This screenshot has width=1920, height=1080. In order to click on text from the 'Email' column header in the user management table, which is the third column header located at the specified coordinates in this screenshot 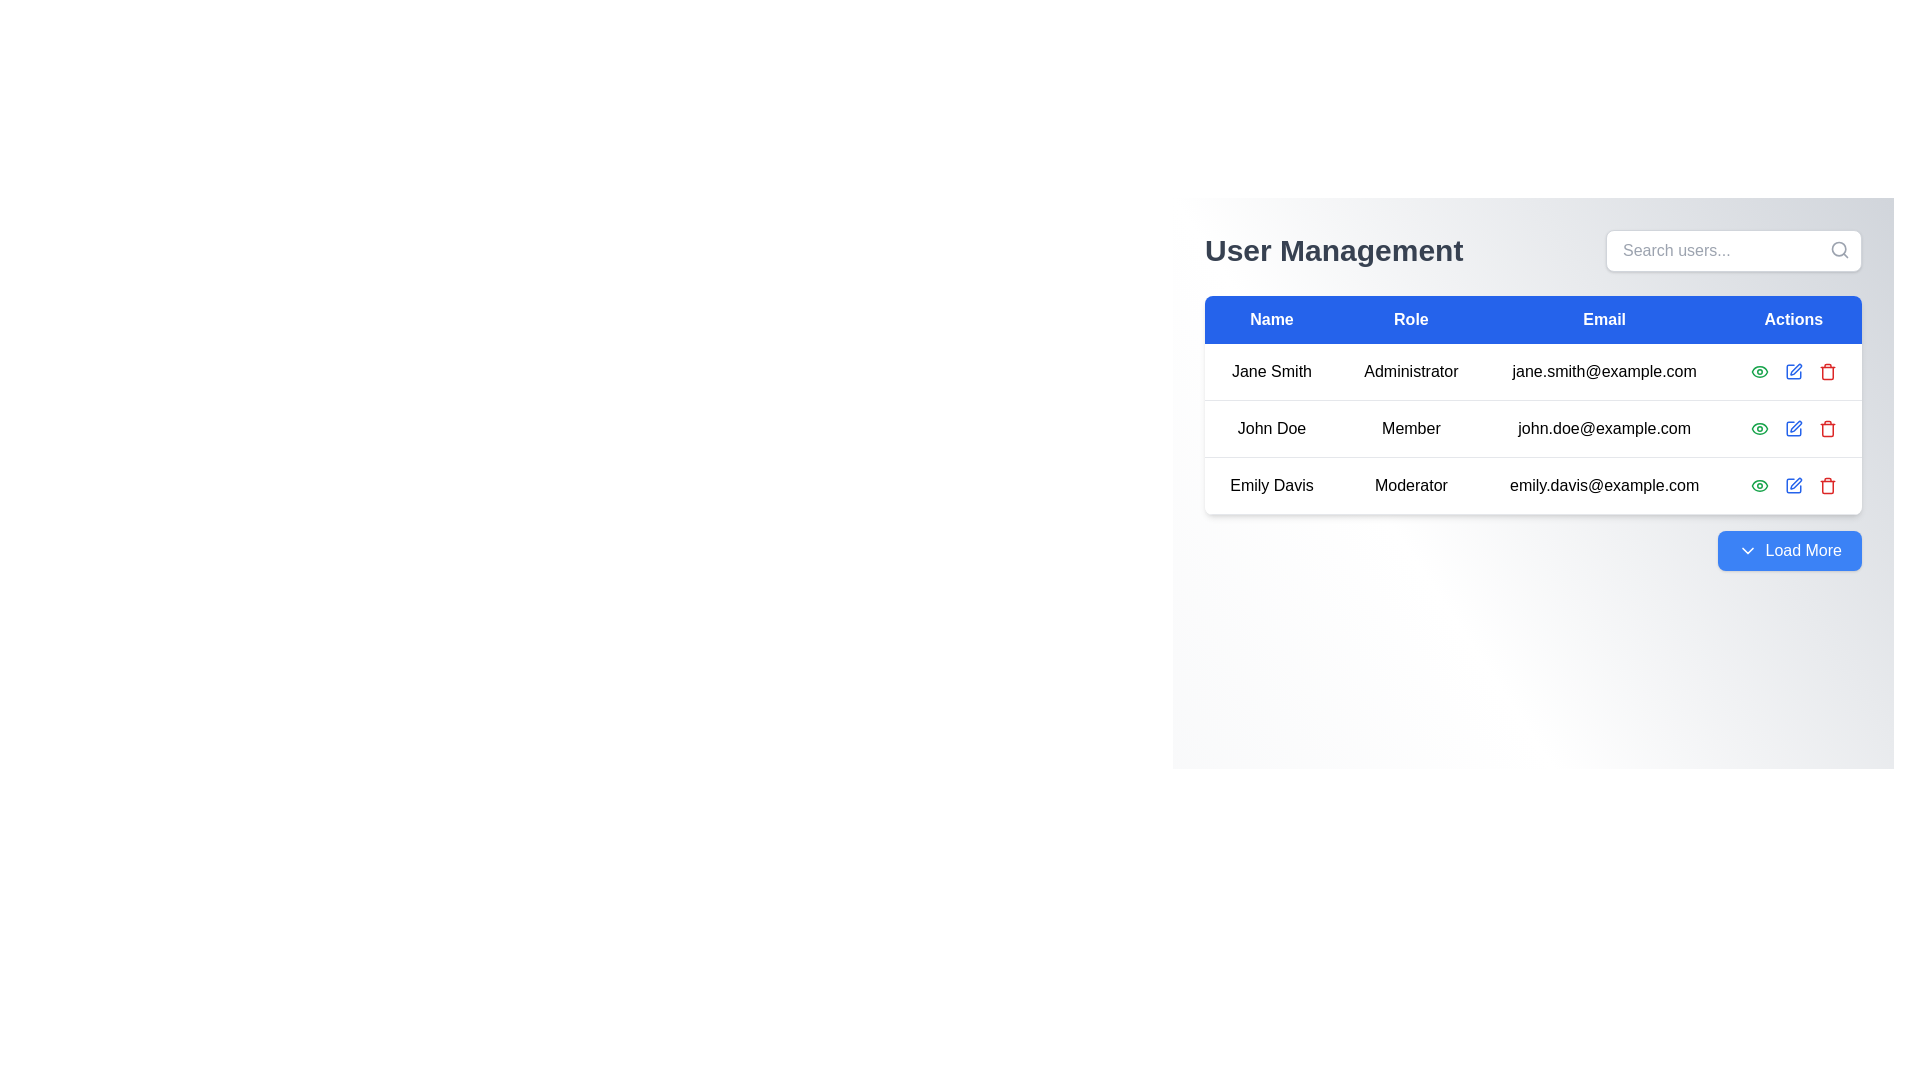, I will do `click(1604, 319)`.